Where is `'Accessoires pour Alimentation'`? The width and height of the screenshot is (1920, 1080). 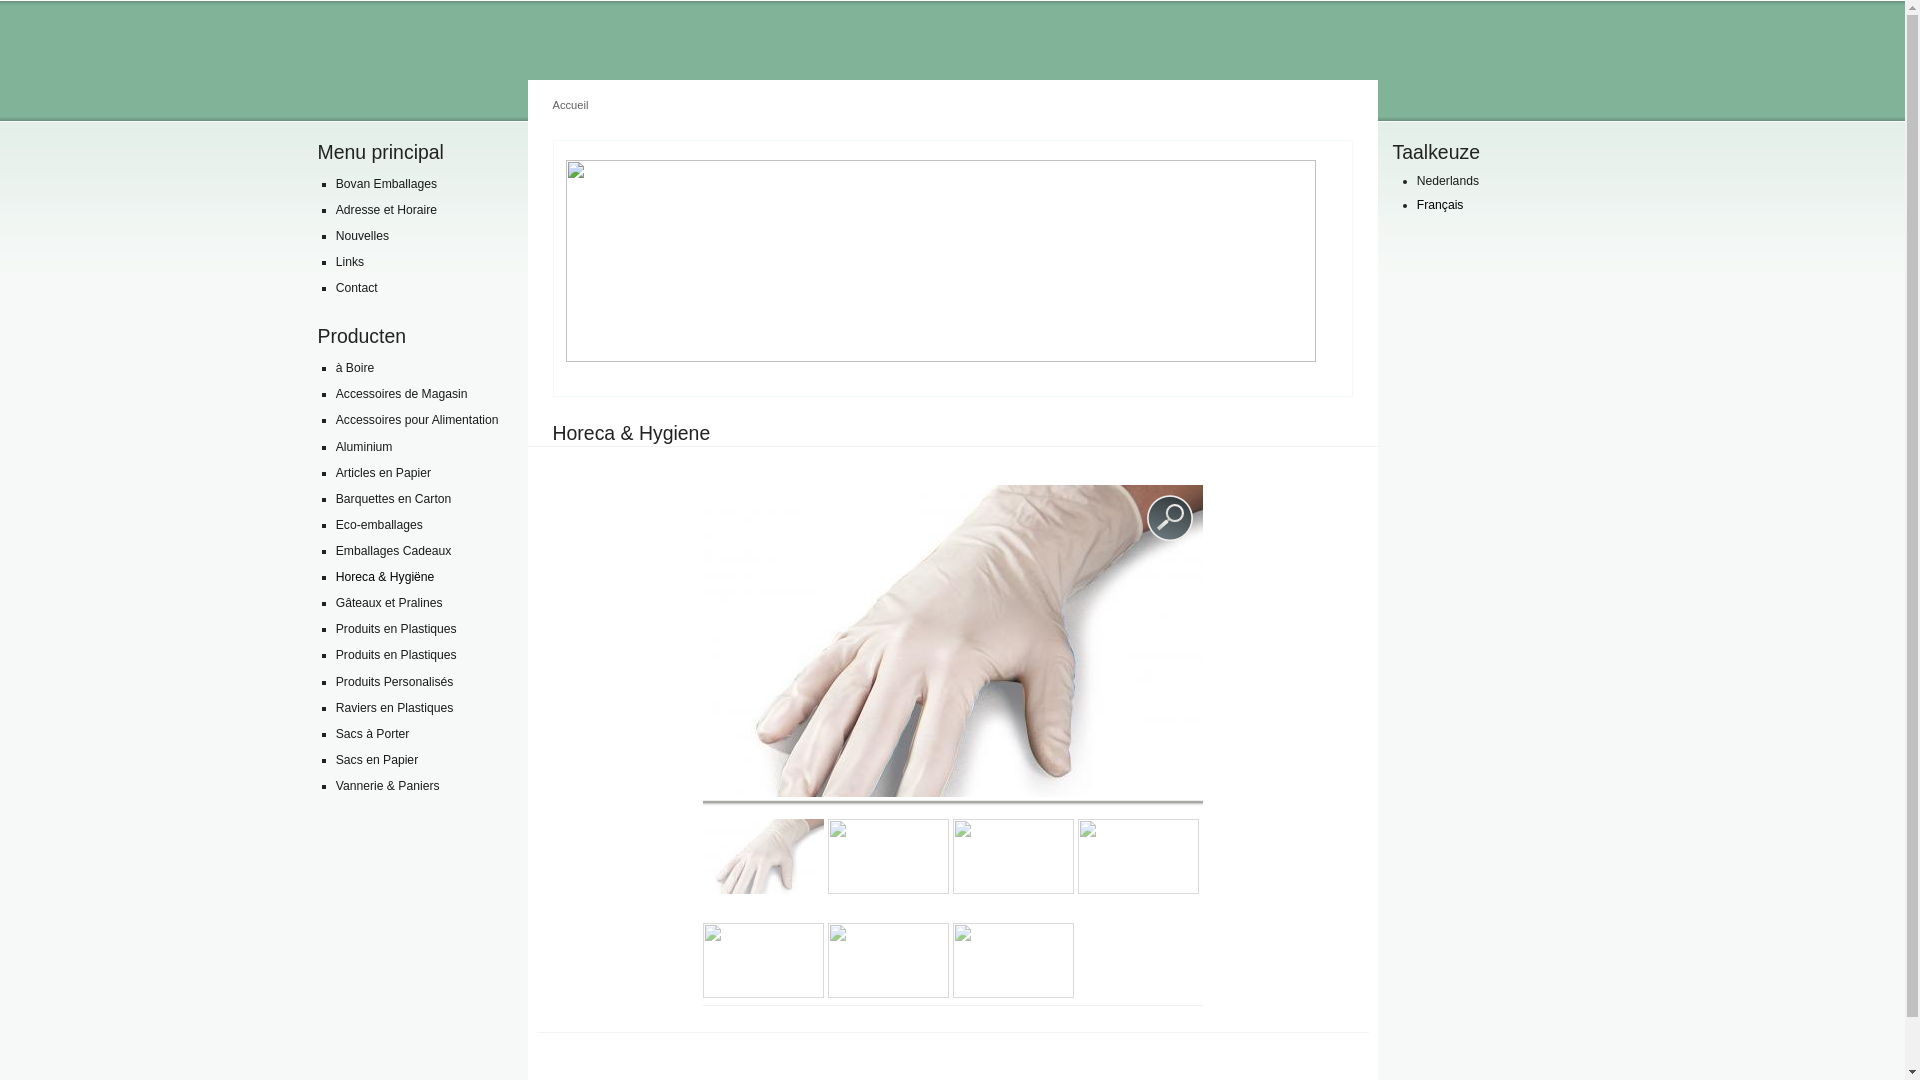
'Accessoires pour Alimentation' is located at coordinates (420, 419).